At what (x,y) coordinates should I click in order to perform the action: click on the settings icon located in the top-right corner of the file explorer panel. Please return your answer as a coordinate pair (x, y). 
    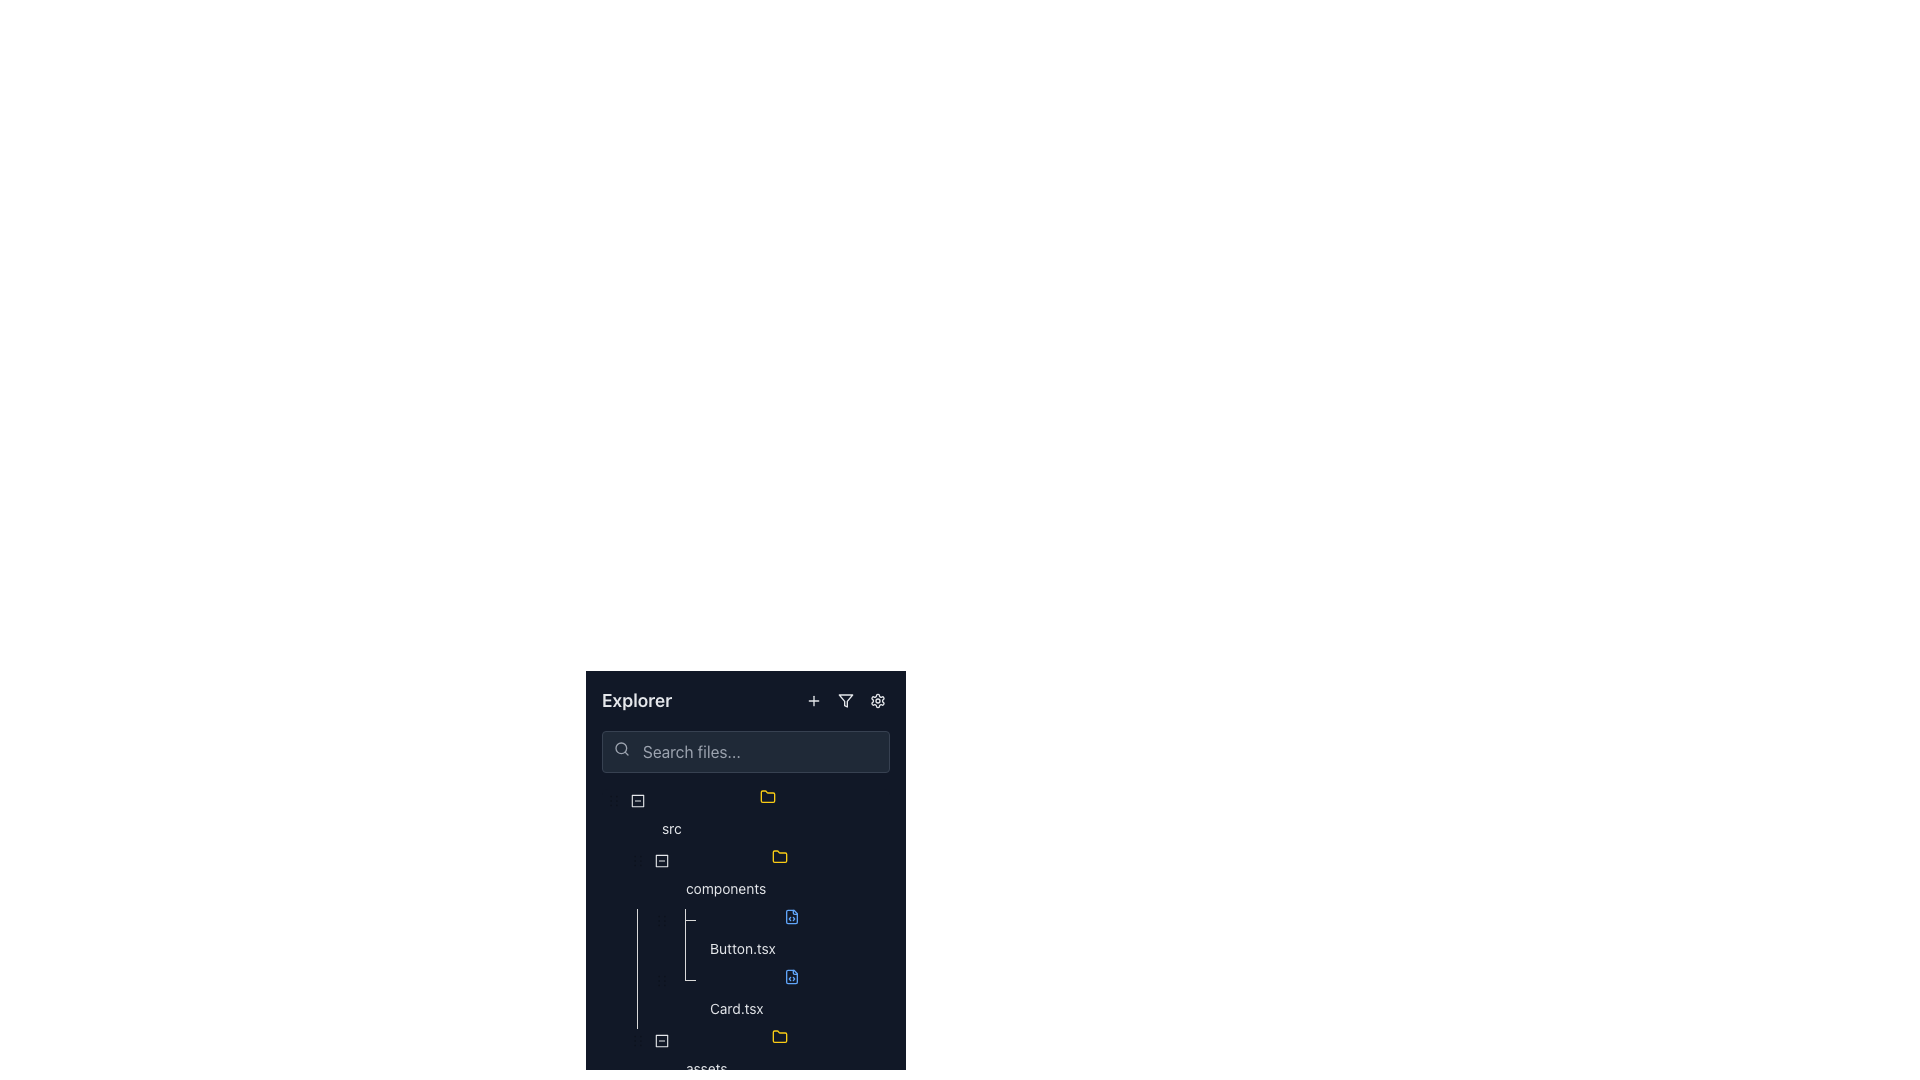
    Looking at the image, I should click on (878, 700).